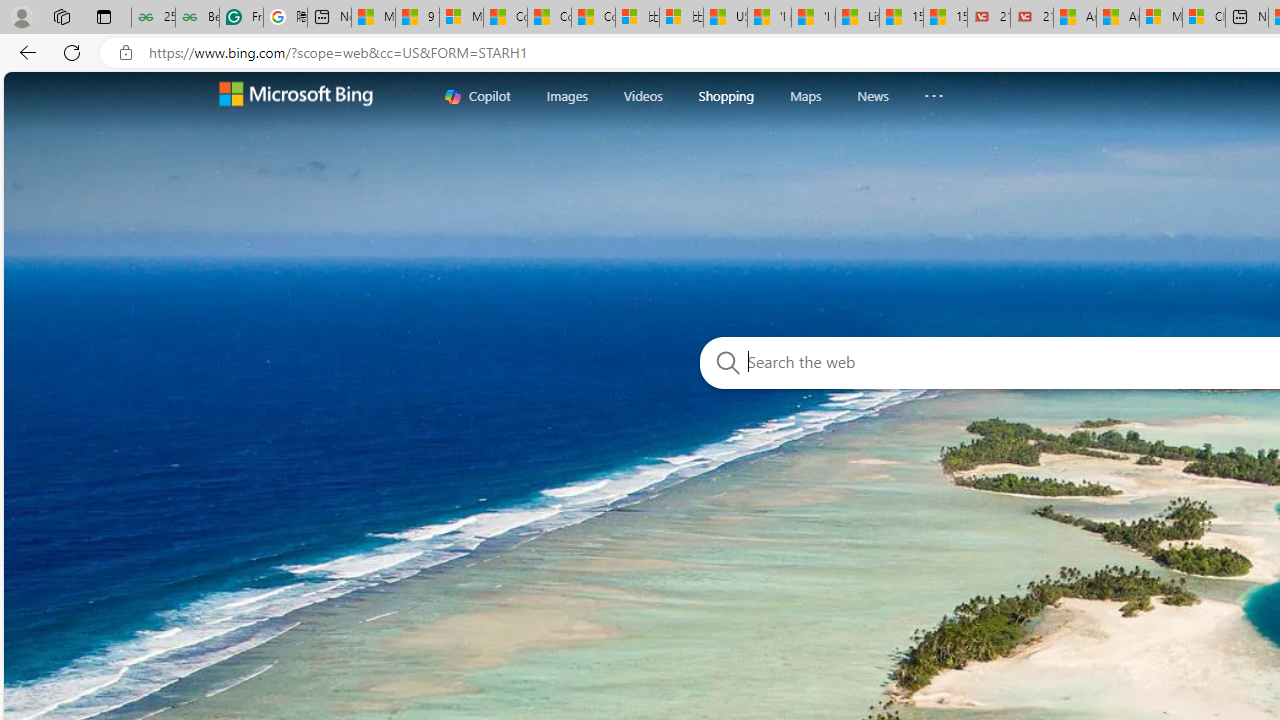 Image resolution: width=1280 pixels, height=720 pixels. Describe the element at coordinates (477, 95) in the screenshot. I see `'Copilot'` at that location.